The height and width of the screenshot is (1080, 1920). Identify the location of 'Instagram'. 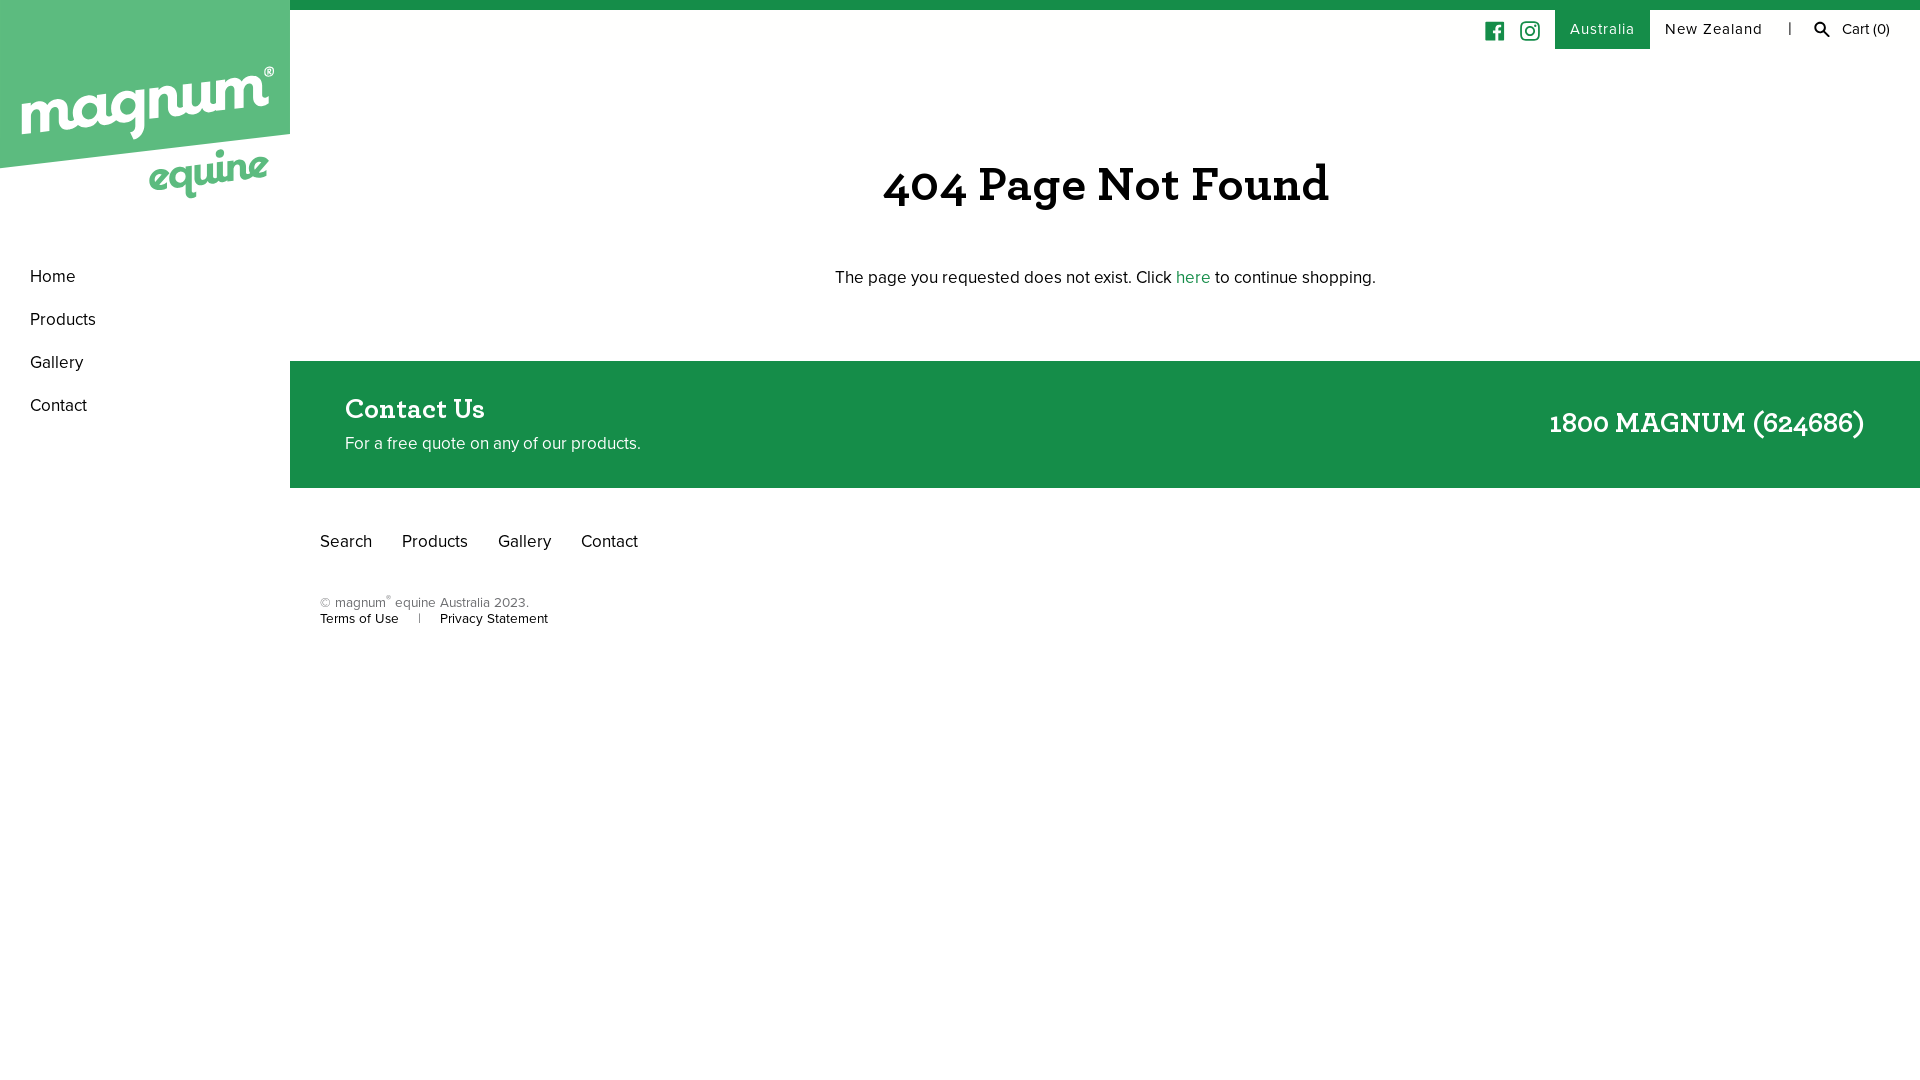
(1529, 29).